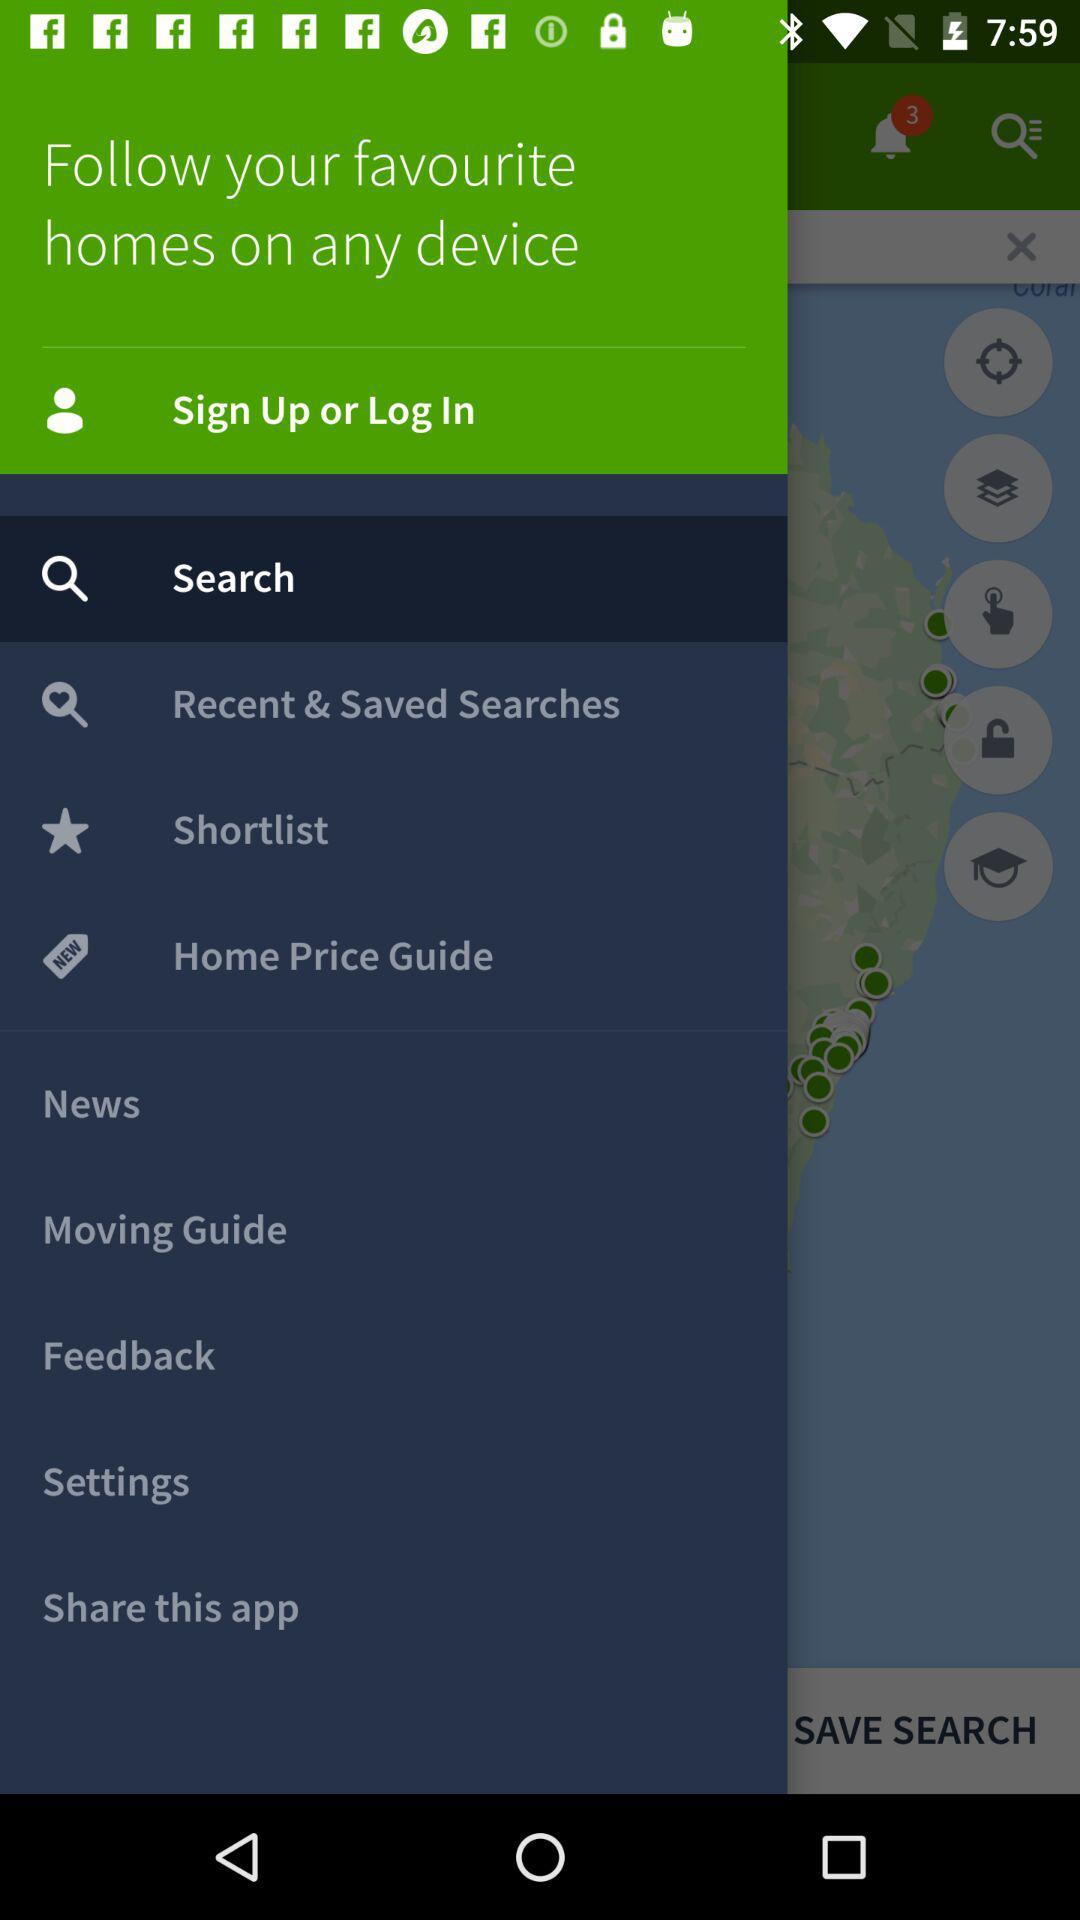  Describe the element at coordinates (1021, 245) in the screenshot. I see `the close icon` at that location.